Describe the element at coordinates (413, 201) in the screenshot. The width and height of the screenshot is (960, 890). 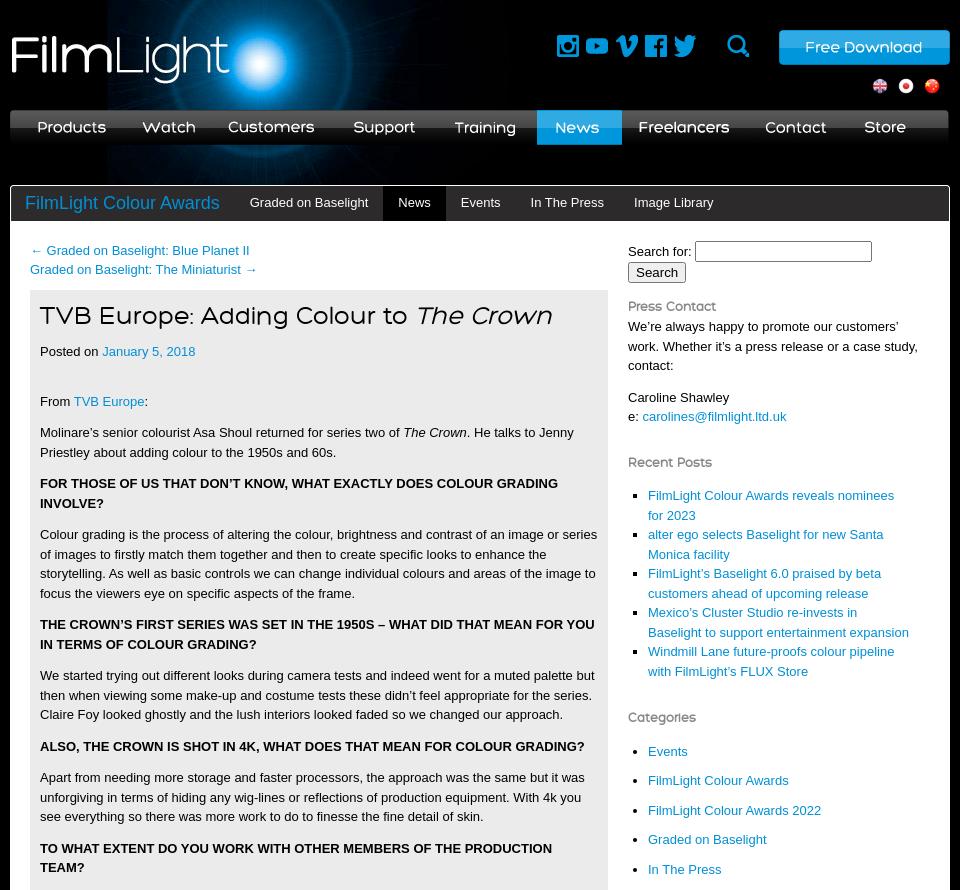
I see `'News'` at that location.